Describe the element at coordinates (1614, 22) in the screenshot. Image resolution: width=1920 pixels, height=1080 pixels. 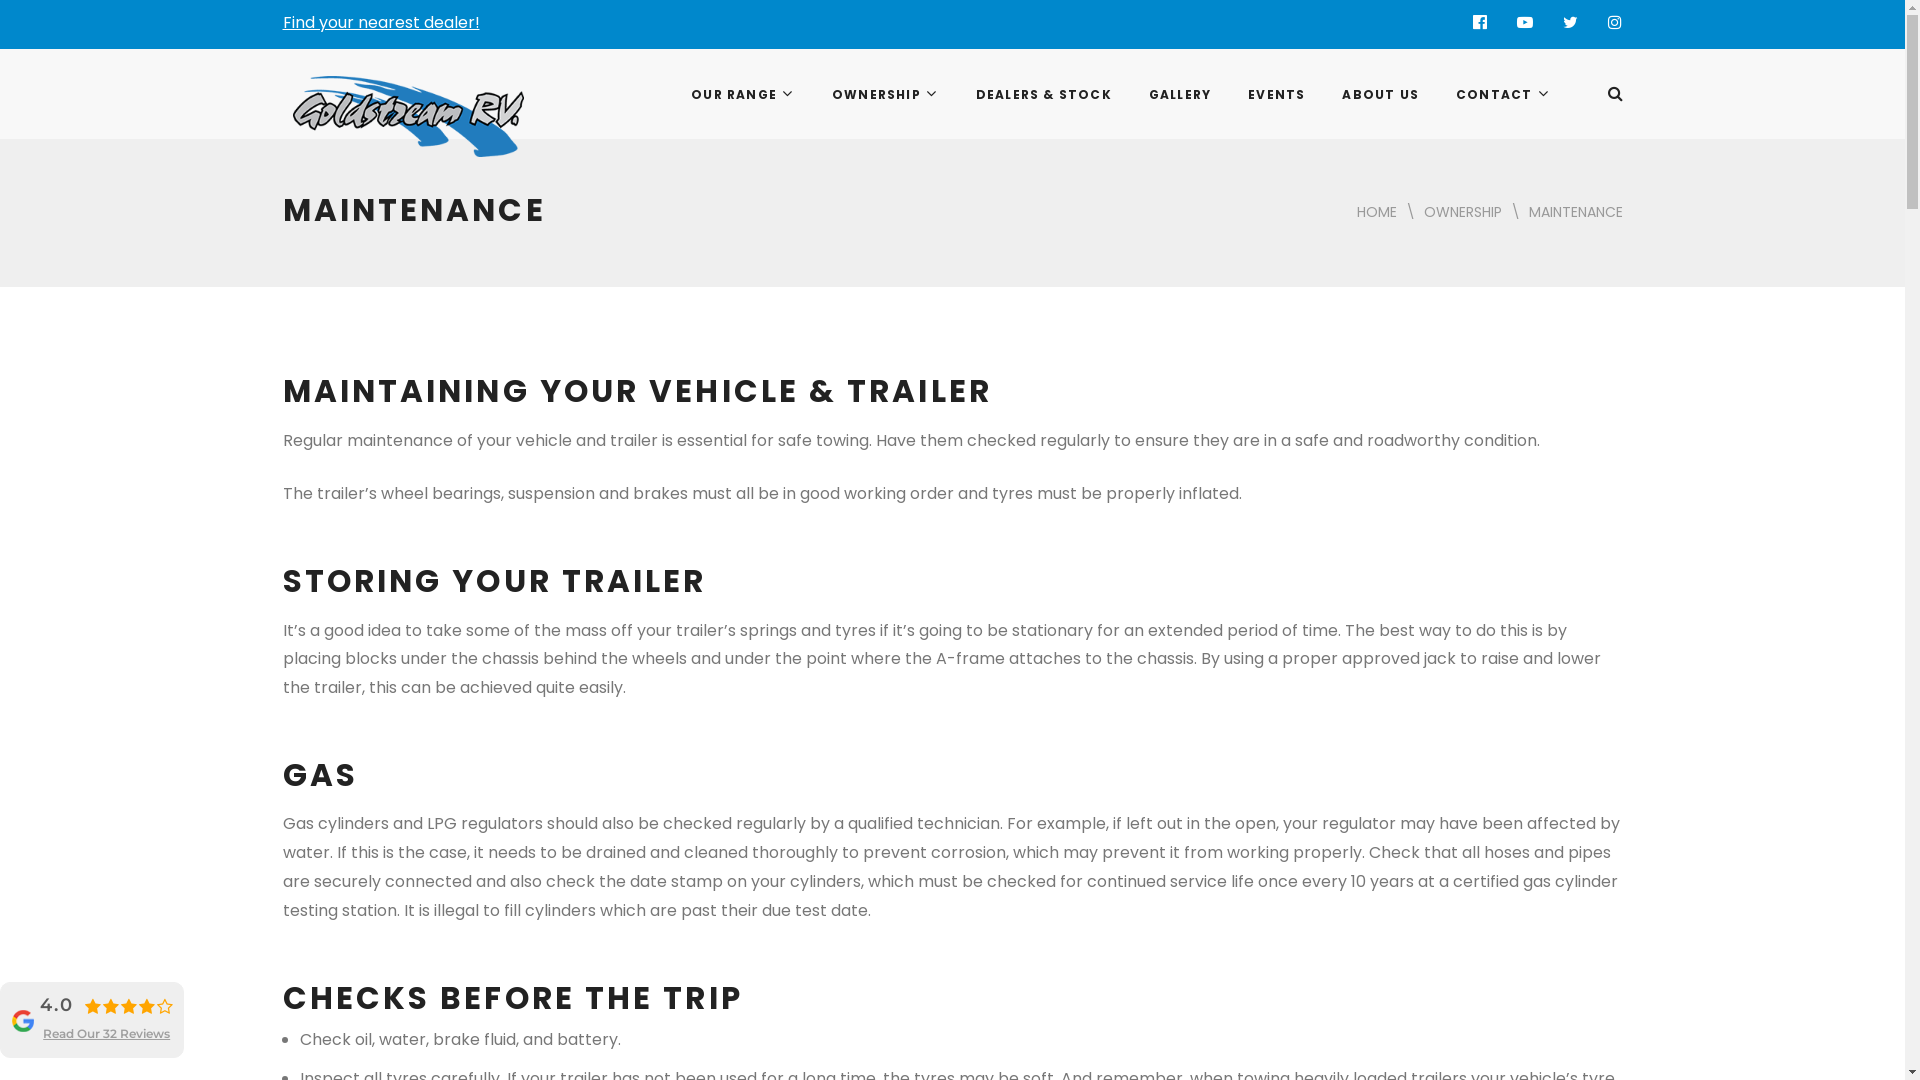
I see `'Instagram'` at that location.